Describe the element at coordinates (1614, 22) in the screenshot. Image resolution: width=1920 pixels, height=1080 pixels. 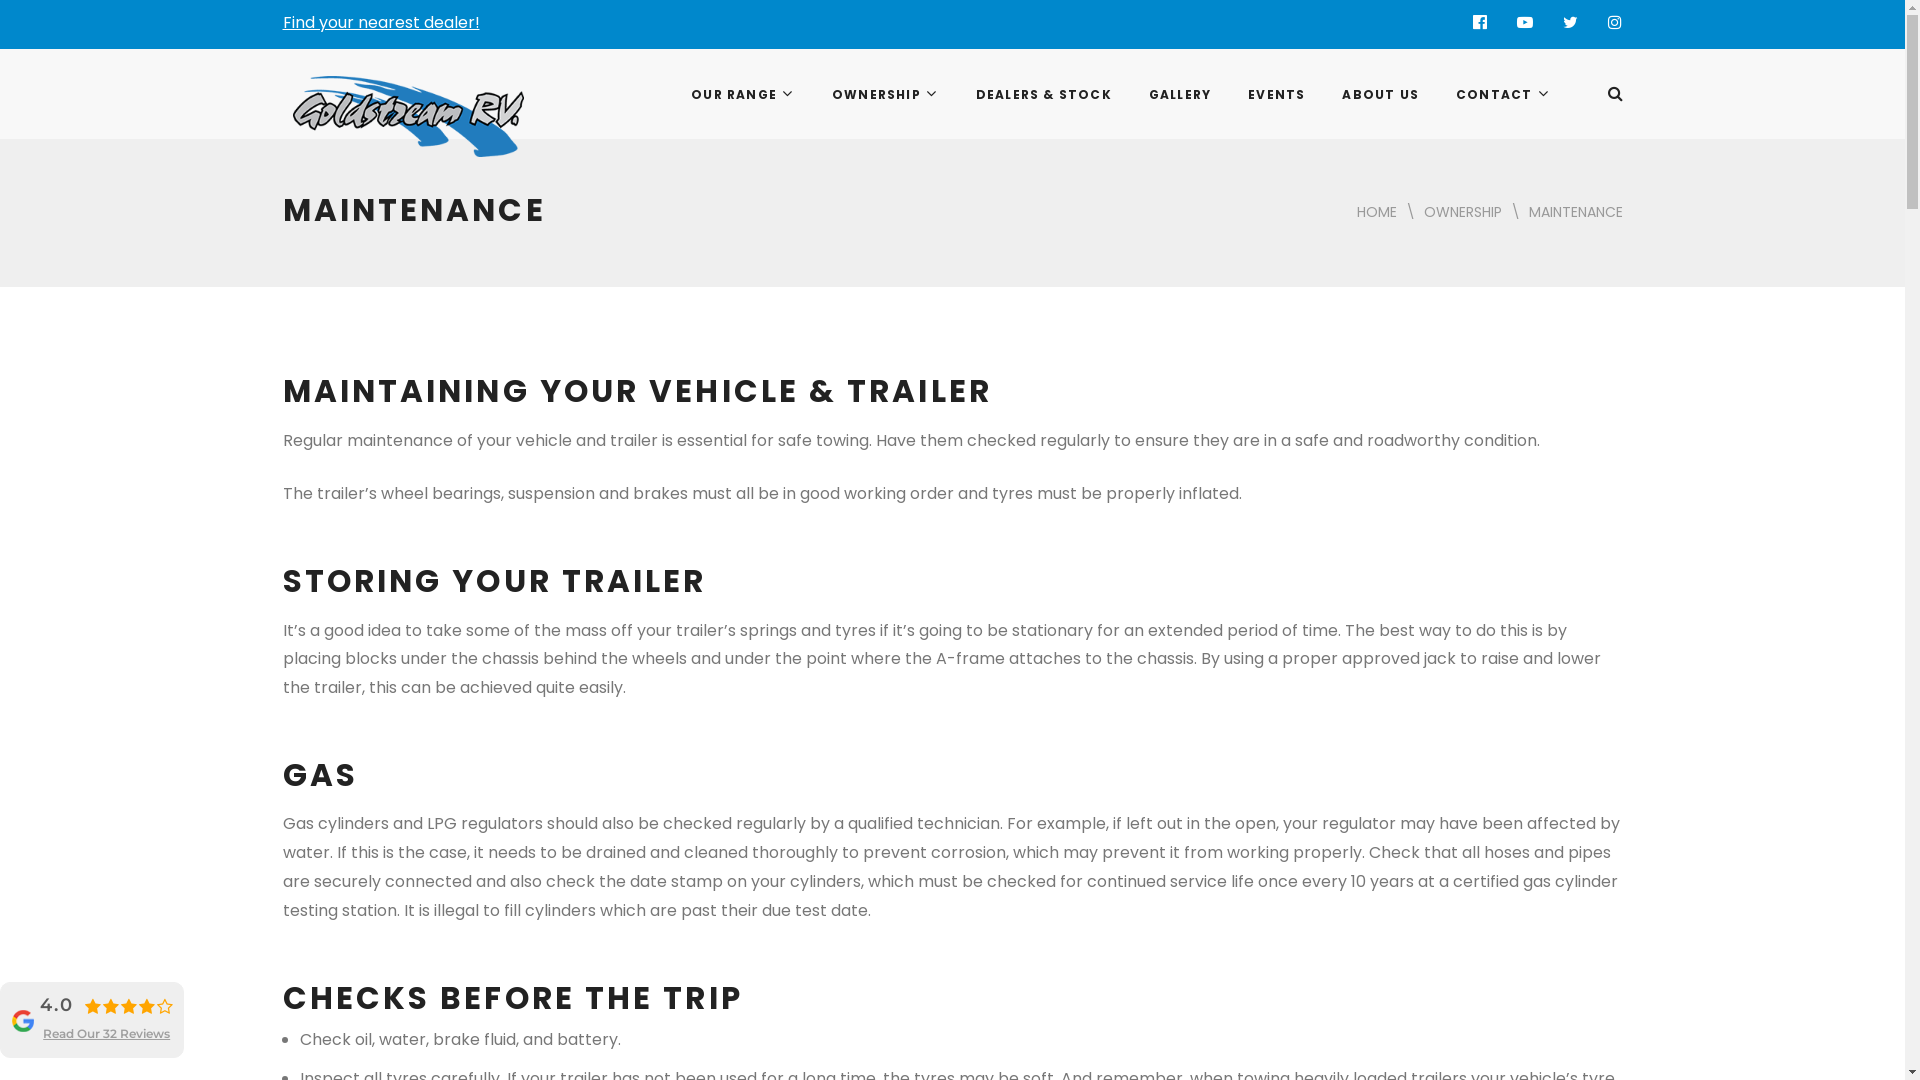
I see `'Instagram'` at that location.